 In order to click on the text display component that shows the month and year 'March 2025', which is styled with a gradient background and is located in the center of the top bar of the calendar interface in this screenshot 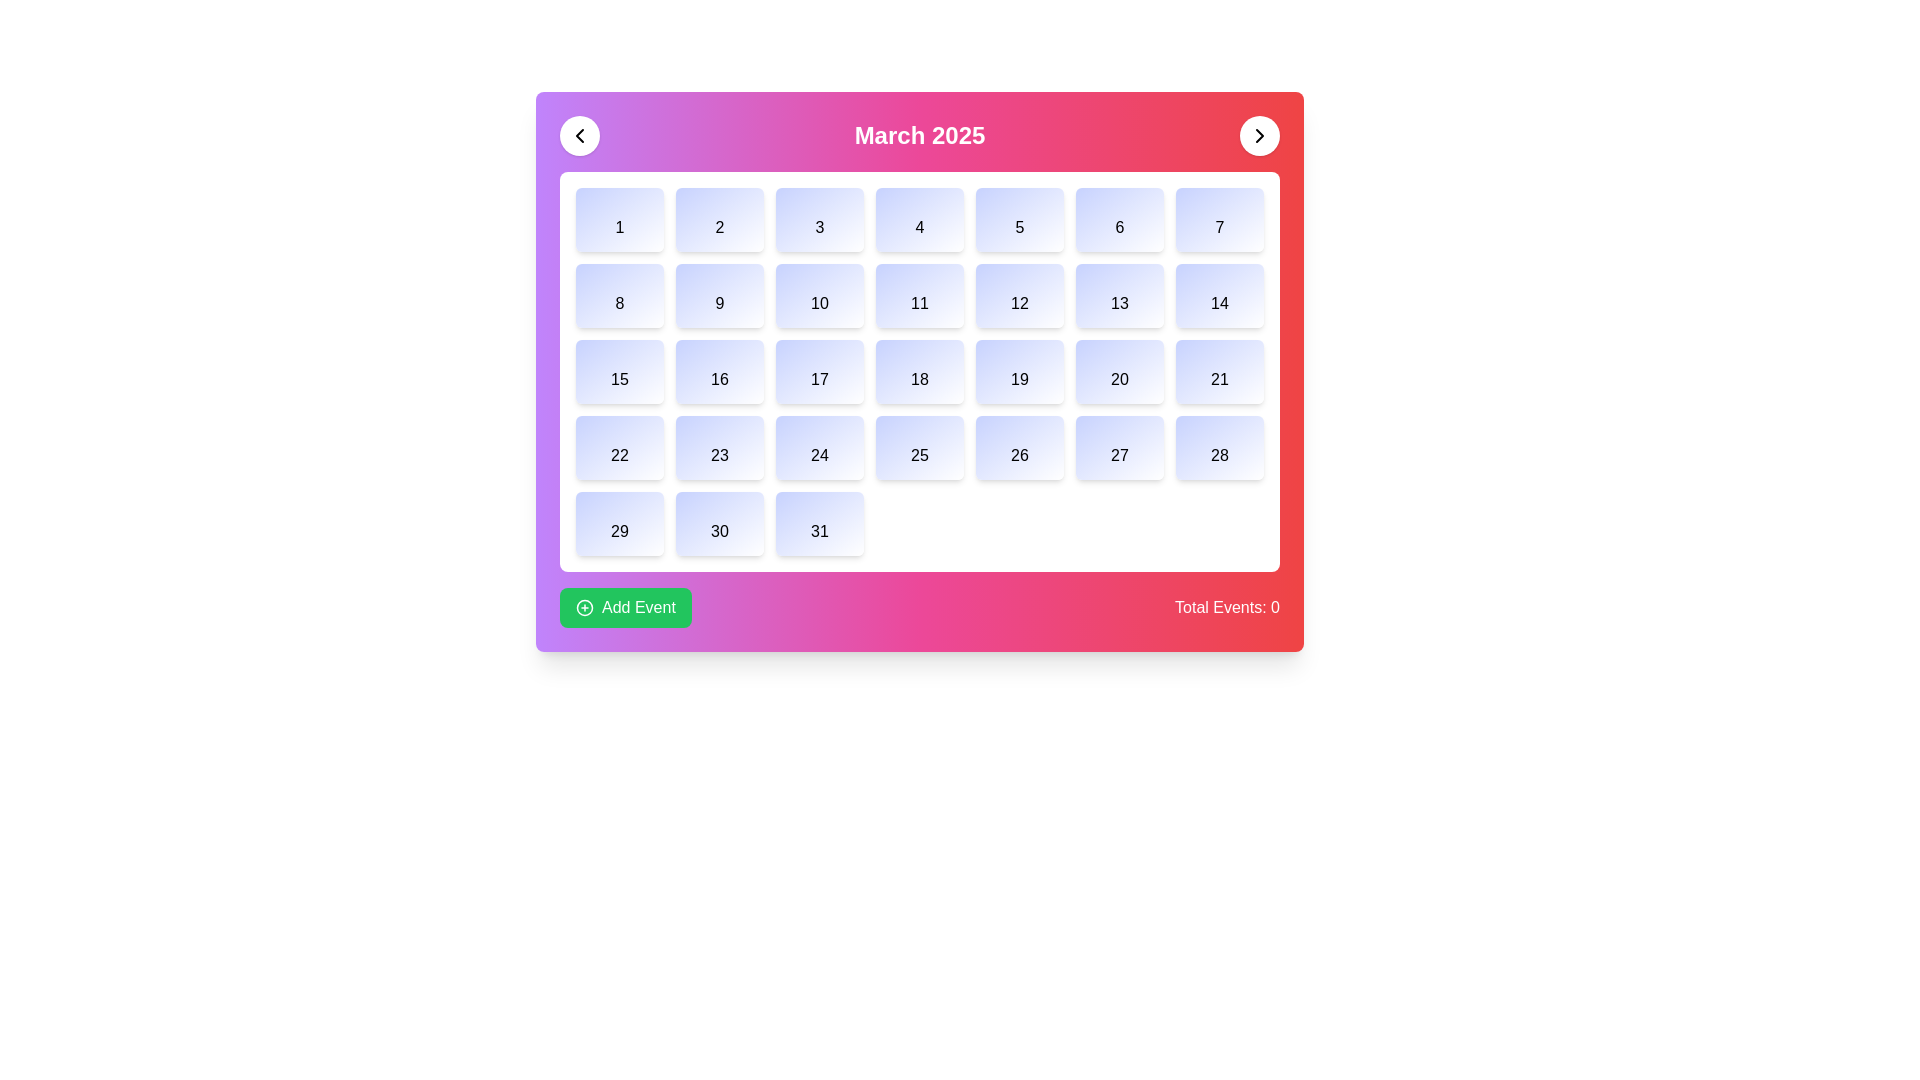, I will do `click(919, 135)`.